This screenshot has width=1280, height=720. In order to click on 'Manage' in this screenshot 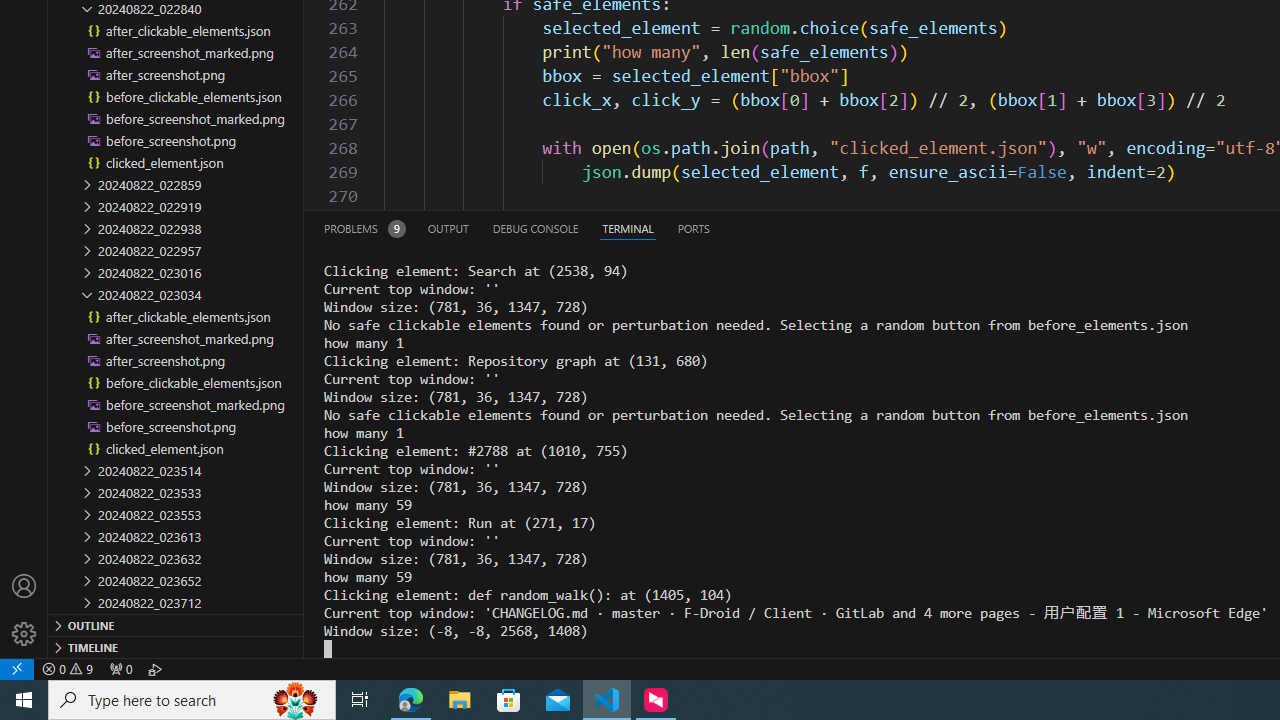, I will do `click(24, 633)`.